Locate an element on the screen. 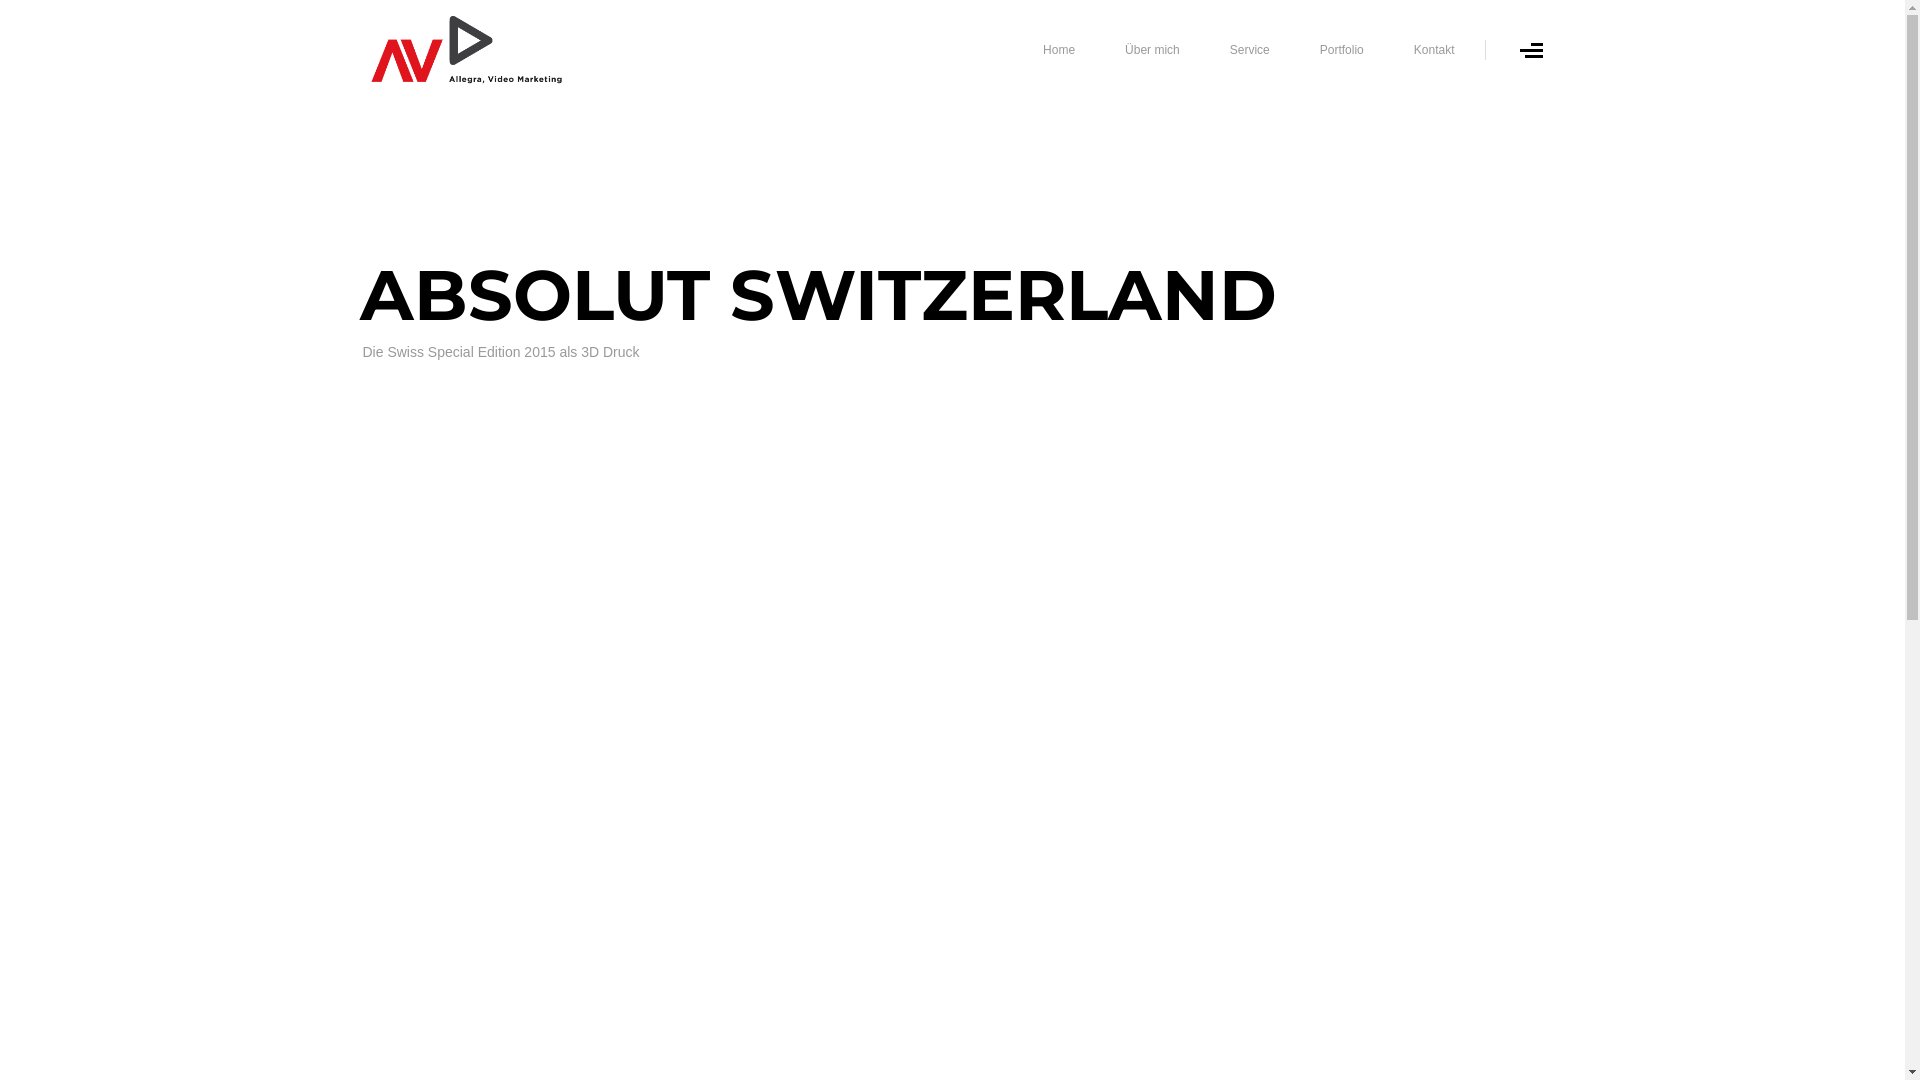 This screenshot has width=1920, height=1080. 'Home' is located at coordinates (1058, 49).